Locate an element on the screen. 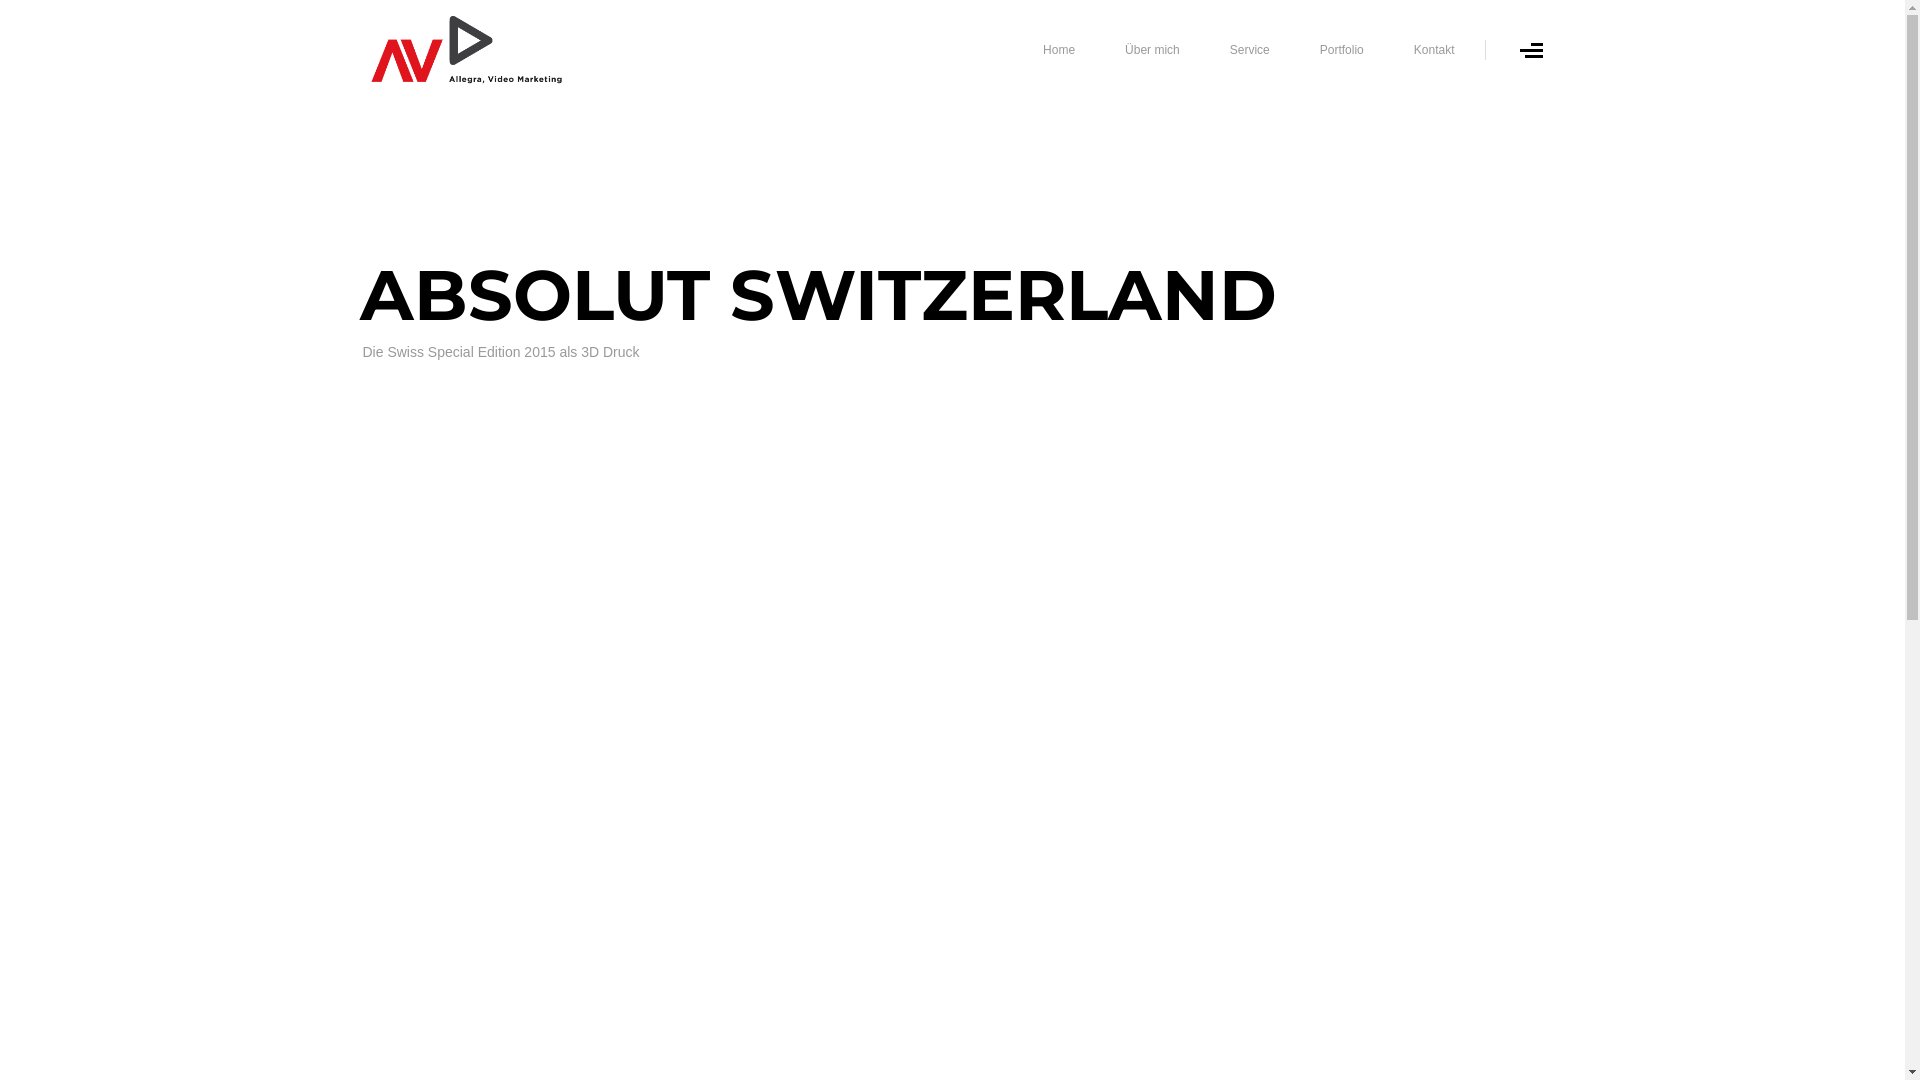 This screenshot has width=1920, height=1080. 'Home' is located at coordinates (1058, 49).